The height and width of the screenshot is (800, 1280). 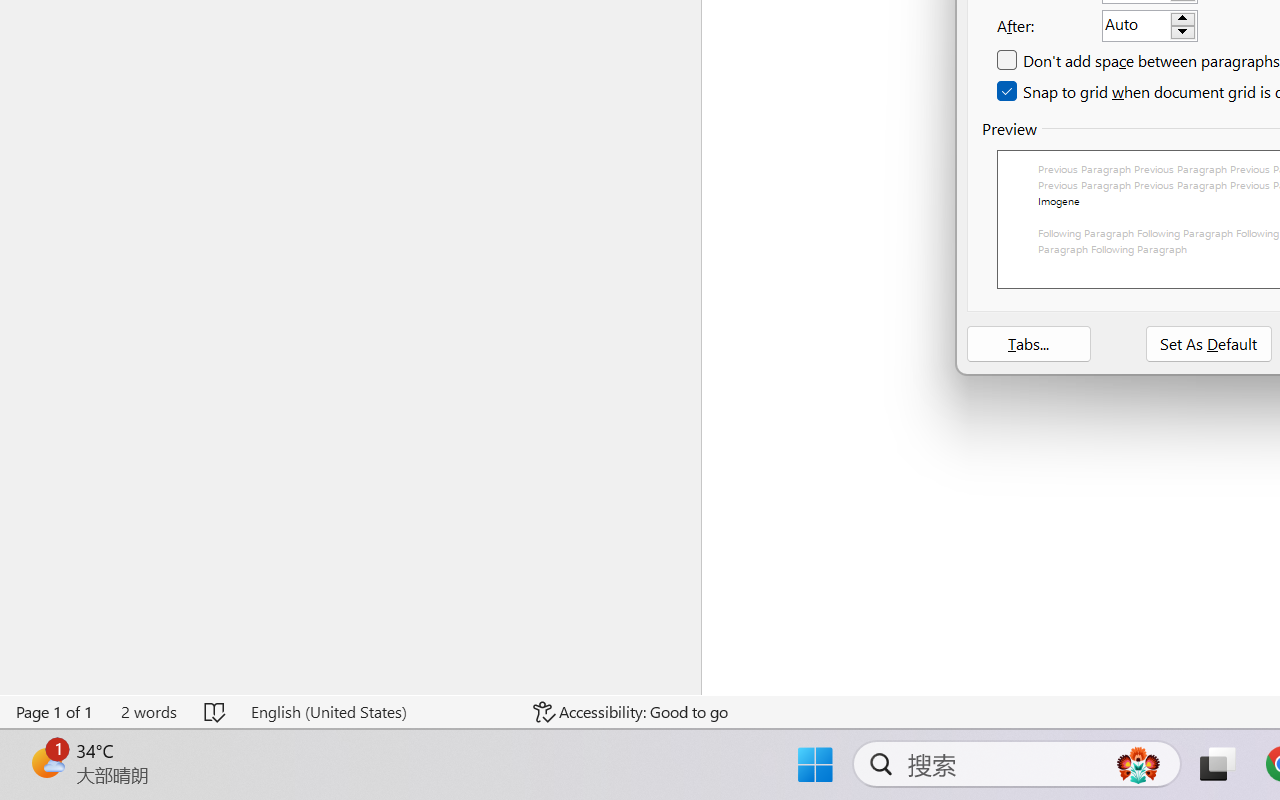 What do you see at coordinates (1208, 344) in the screenshot?
I see `'Set As Default'` at bounding box center [1208, 344].